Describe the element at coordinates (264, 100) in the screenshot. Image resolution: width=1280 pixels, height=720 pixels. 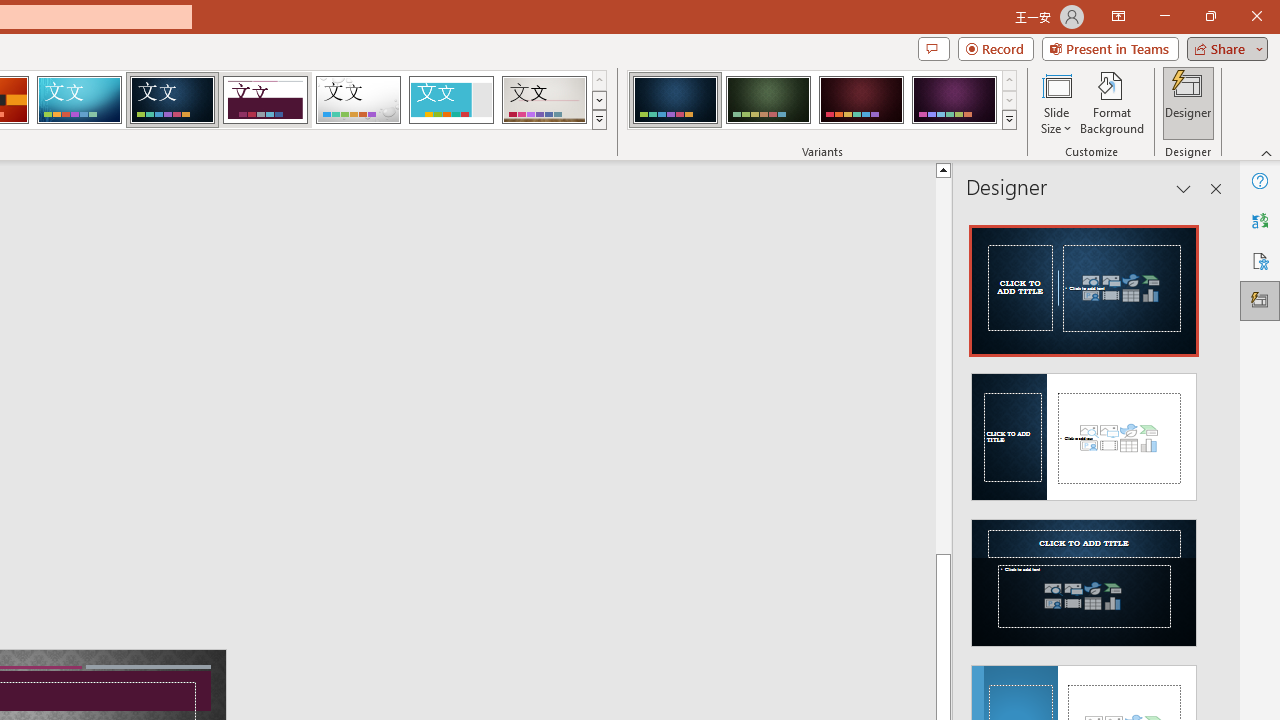
I see `'Dividend'` at that location.